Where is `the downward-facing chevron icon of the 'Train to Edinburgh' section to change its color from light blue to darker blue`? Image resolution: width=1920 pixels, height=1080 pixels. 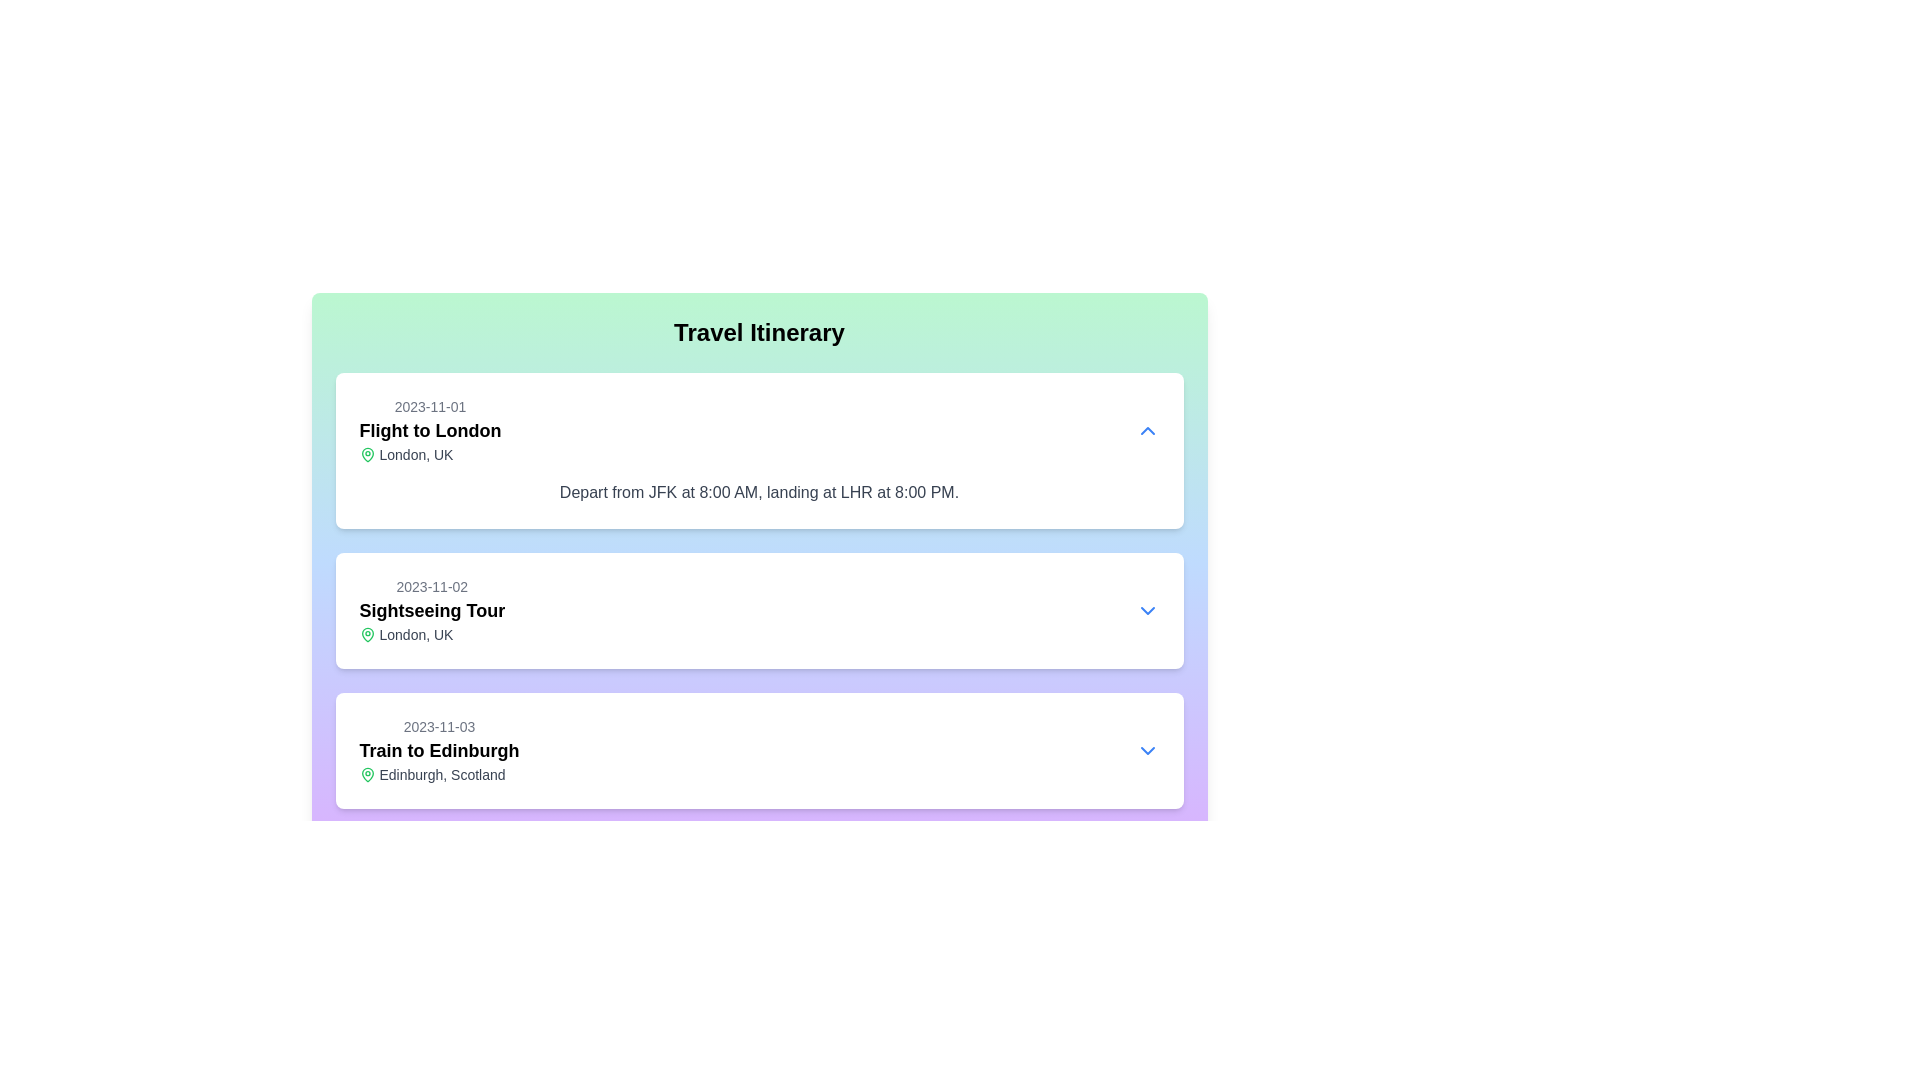
the downward-facing chevron icon of the 'Train to Edinburgh' section to change its color from light blue to darker blue is located at coordinates (1147, 751).